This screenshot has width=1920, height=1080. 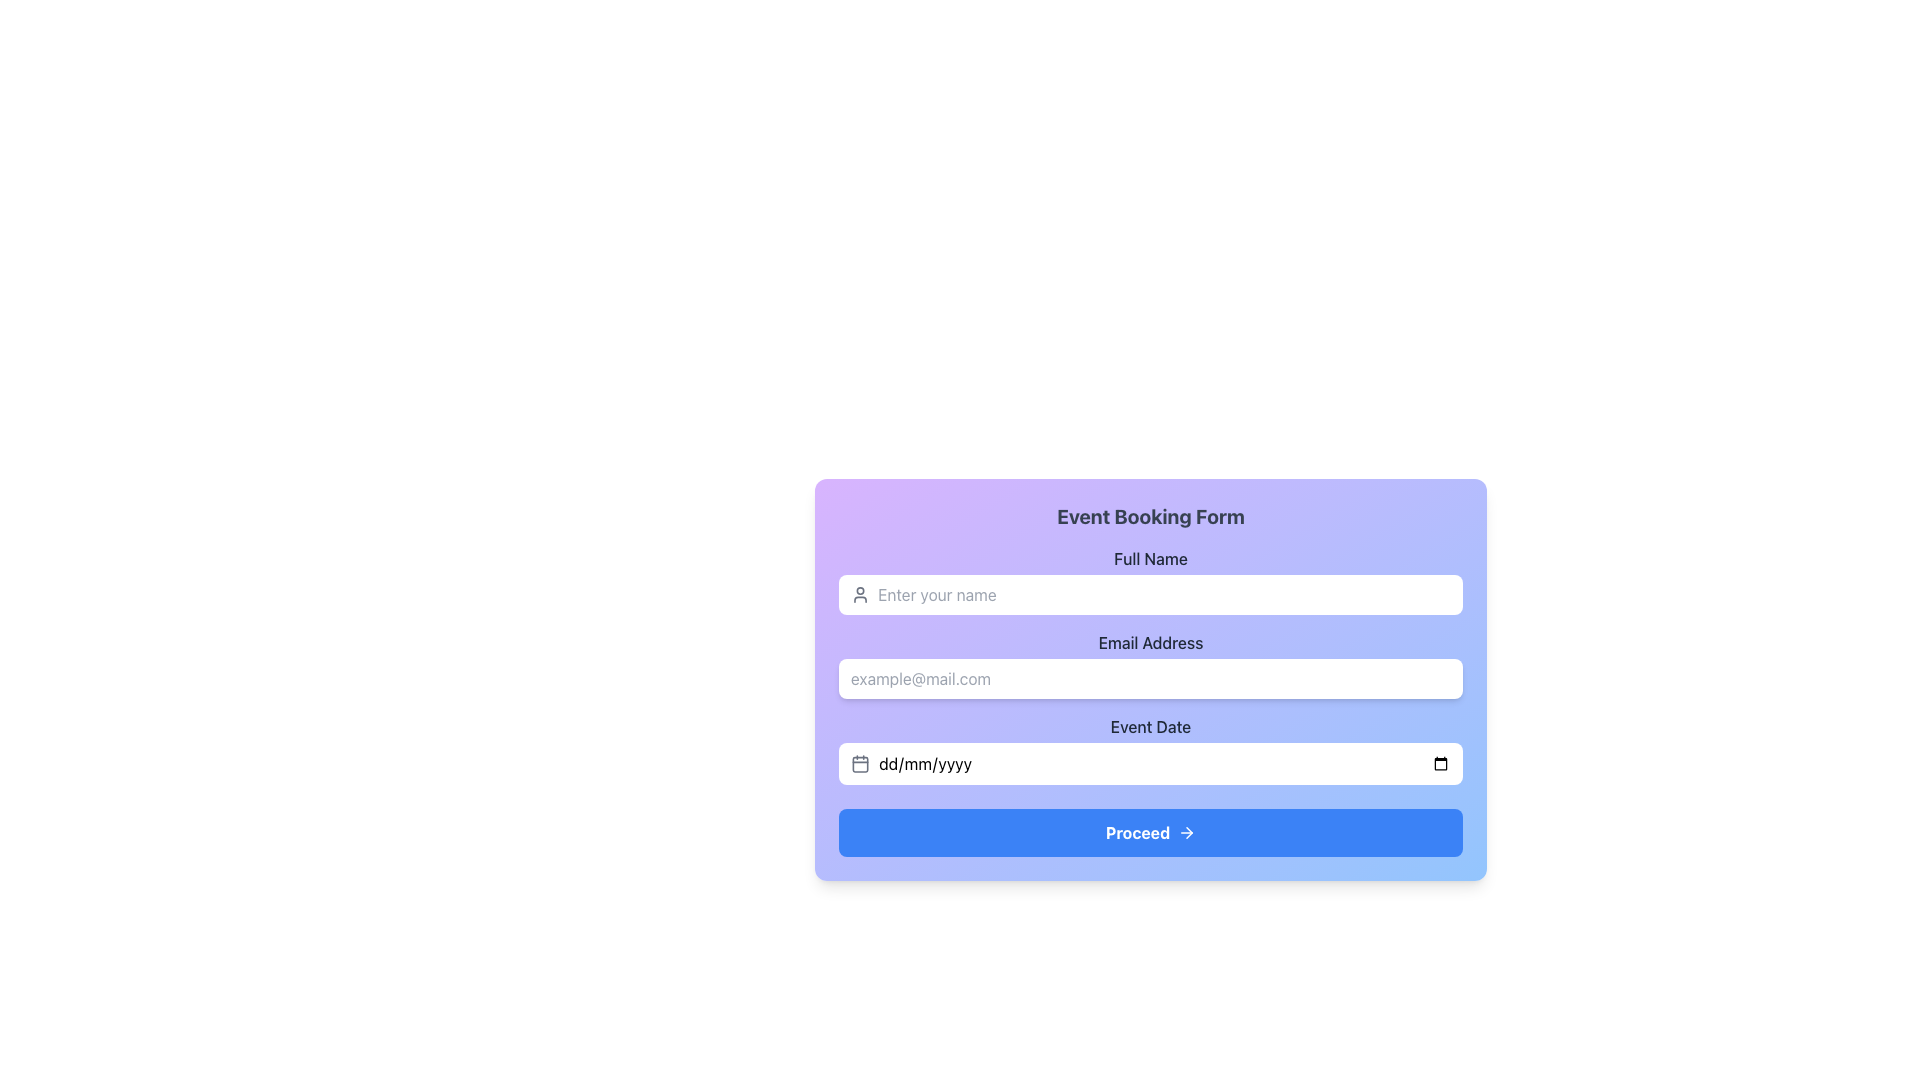 What do you see at coordinates (1187, 833) in the screenshot?
I see `the small right-pointing arrow icon located within the 'Proceed' button at the bottom of the form interface` at bounding box center [1187, 833].